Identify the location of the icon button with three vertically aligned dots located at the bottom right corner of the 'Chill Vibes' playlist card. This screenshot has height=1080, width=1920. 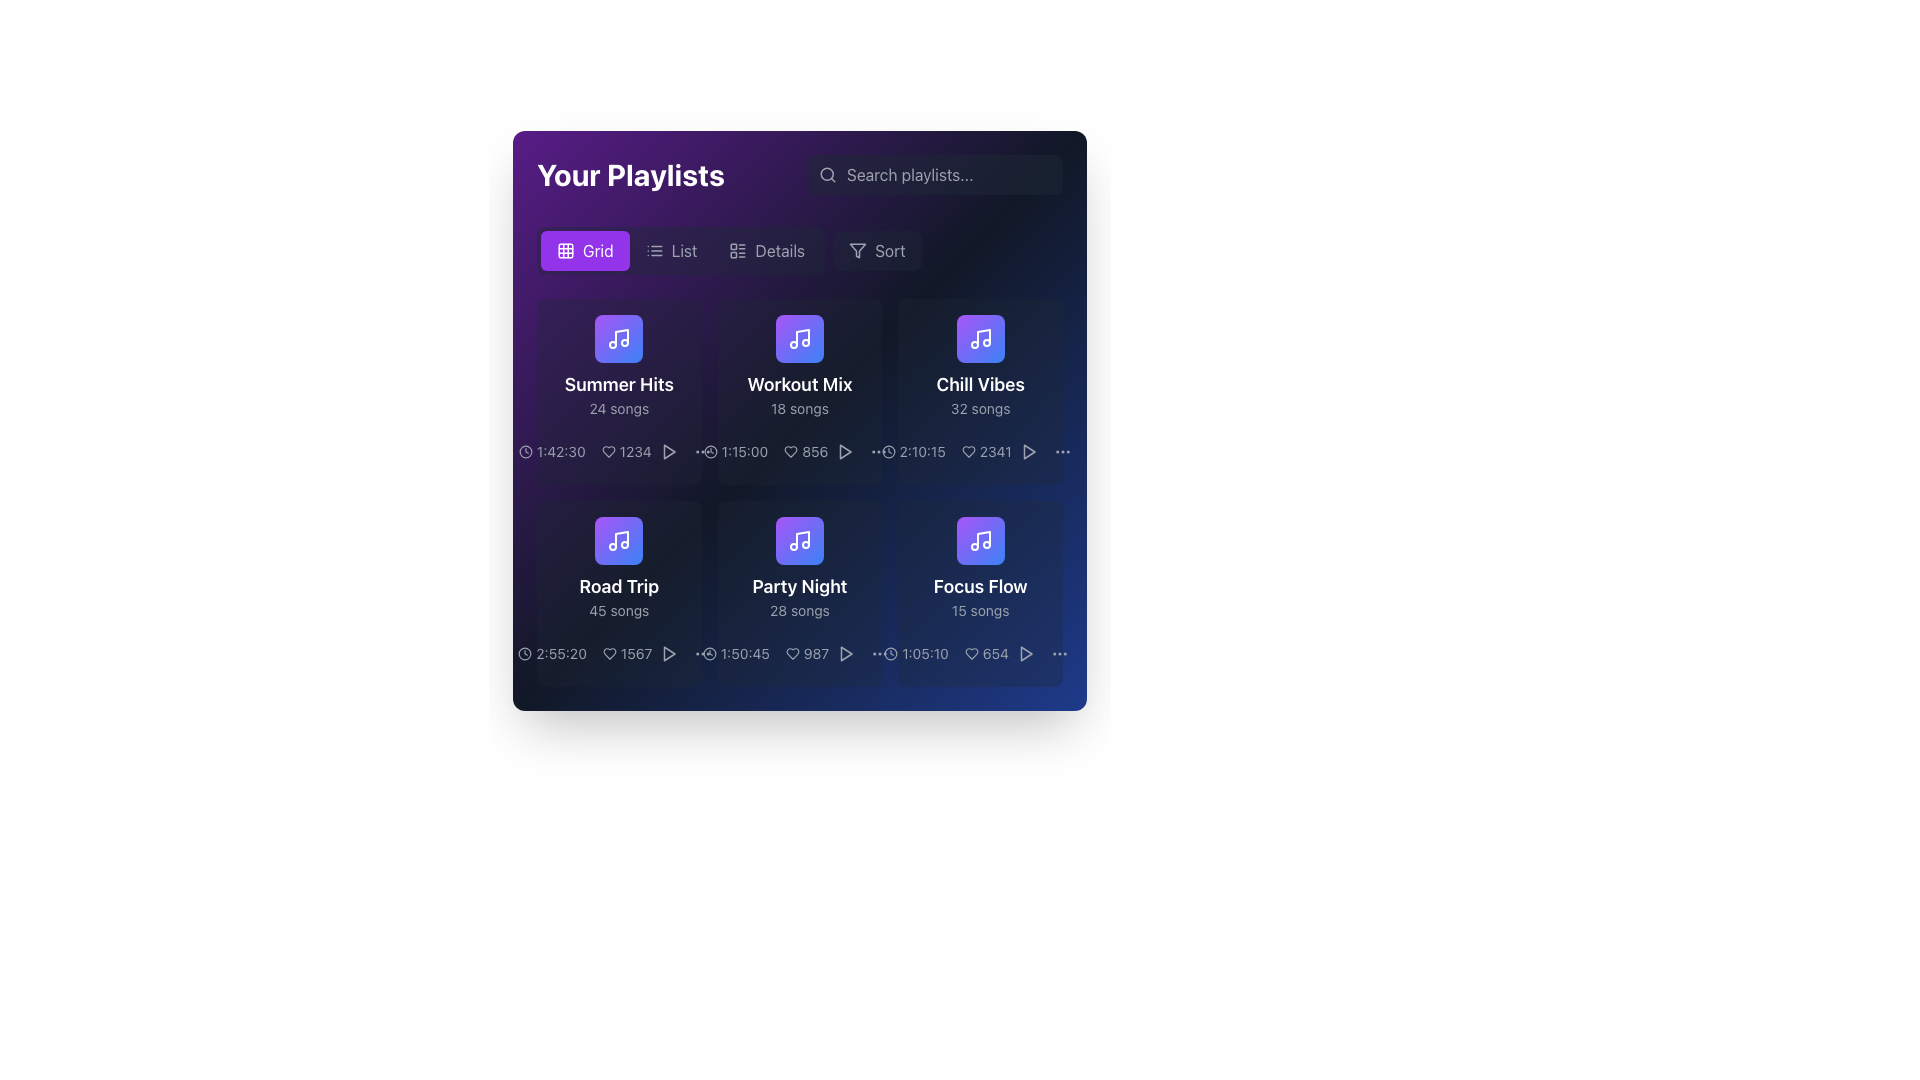
(879, 451).